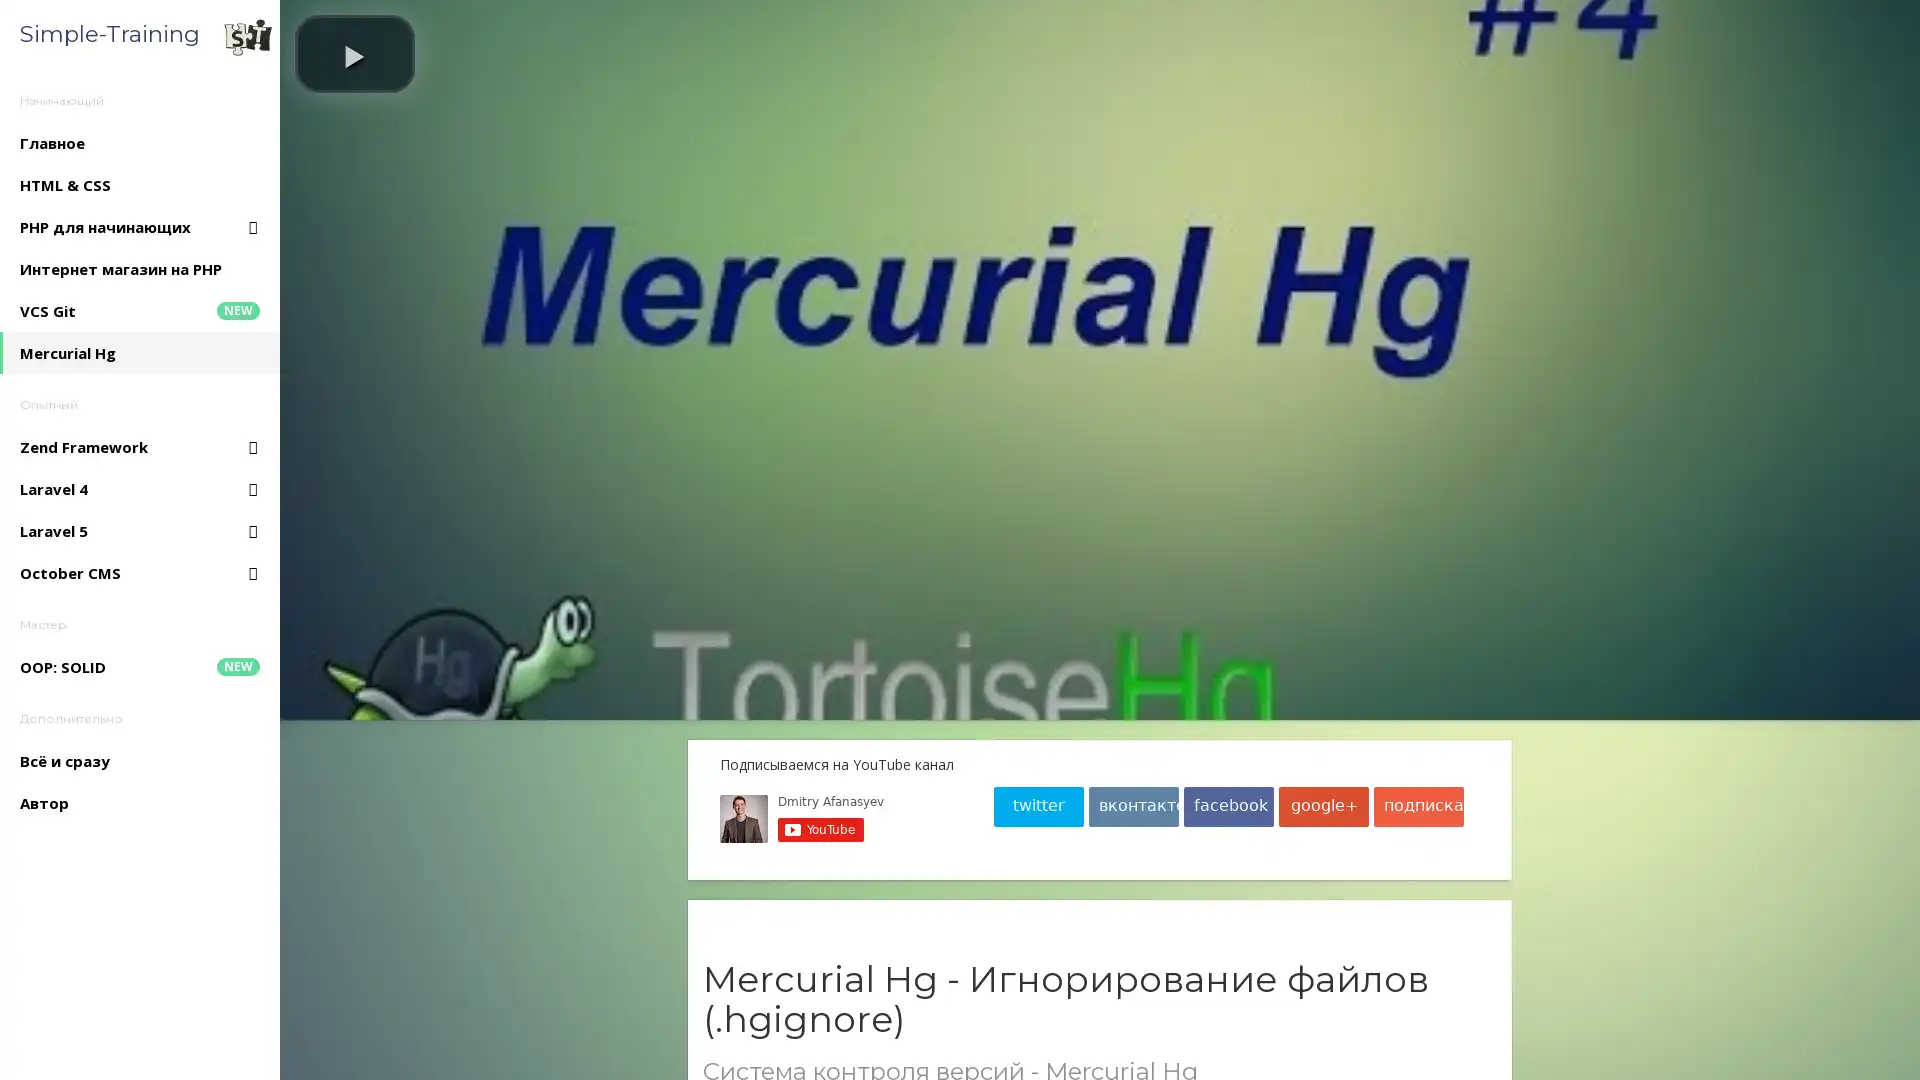  Describe the element at coordinates (355, 53) in the screenshot. I see `play video` at that location.